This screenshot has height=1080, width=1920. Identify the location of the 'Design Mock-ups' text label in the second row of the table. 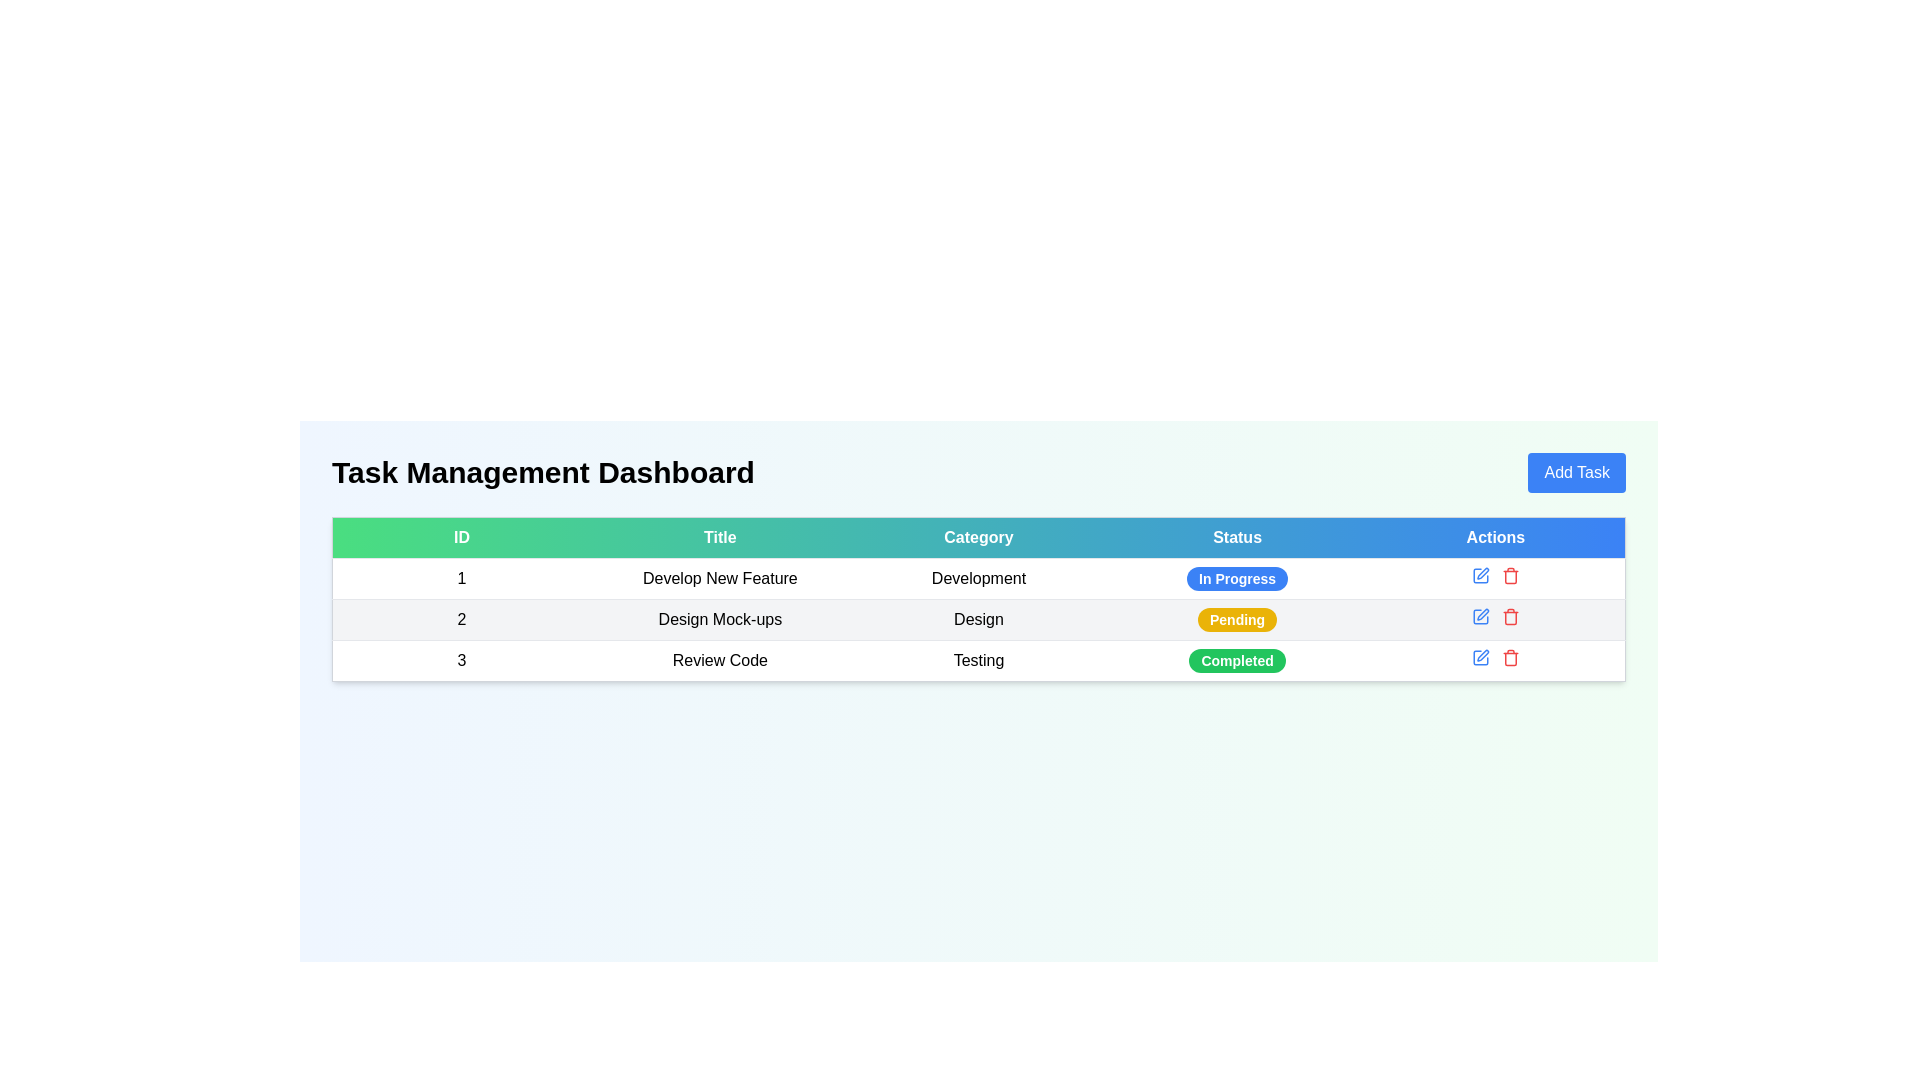
(720, 619).